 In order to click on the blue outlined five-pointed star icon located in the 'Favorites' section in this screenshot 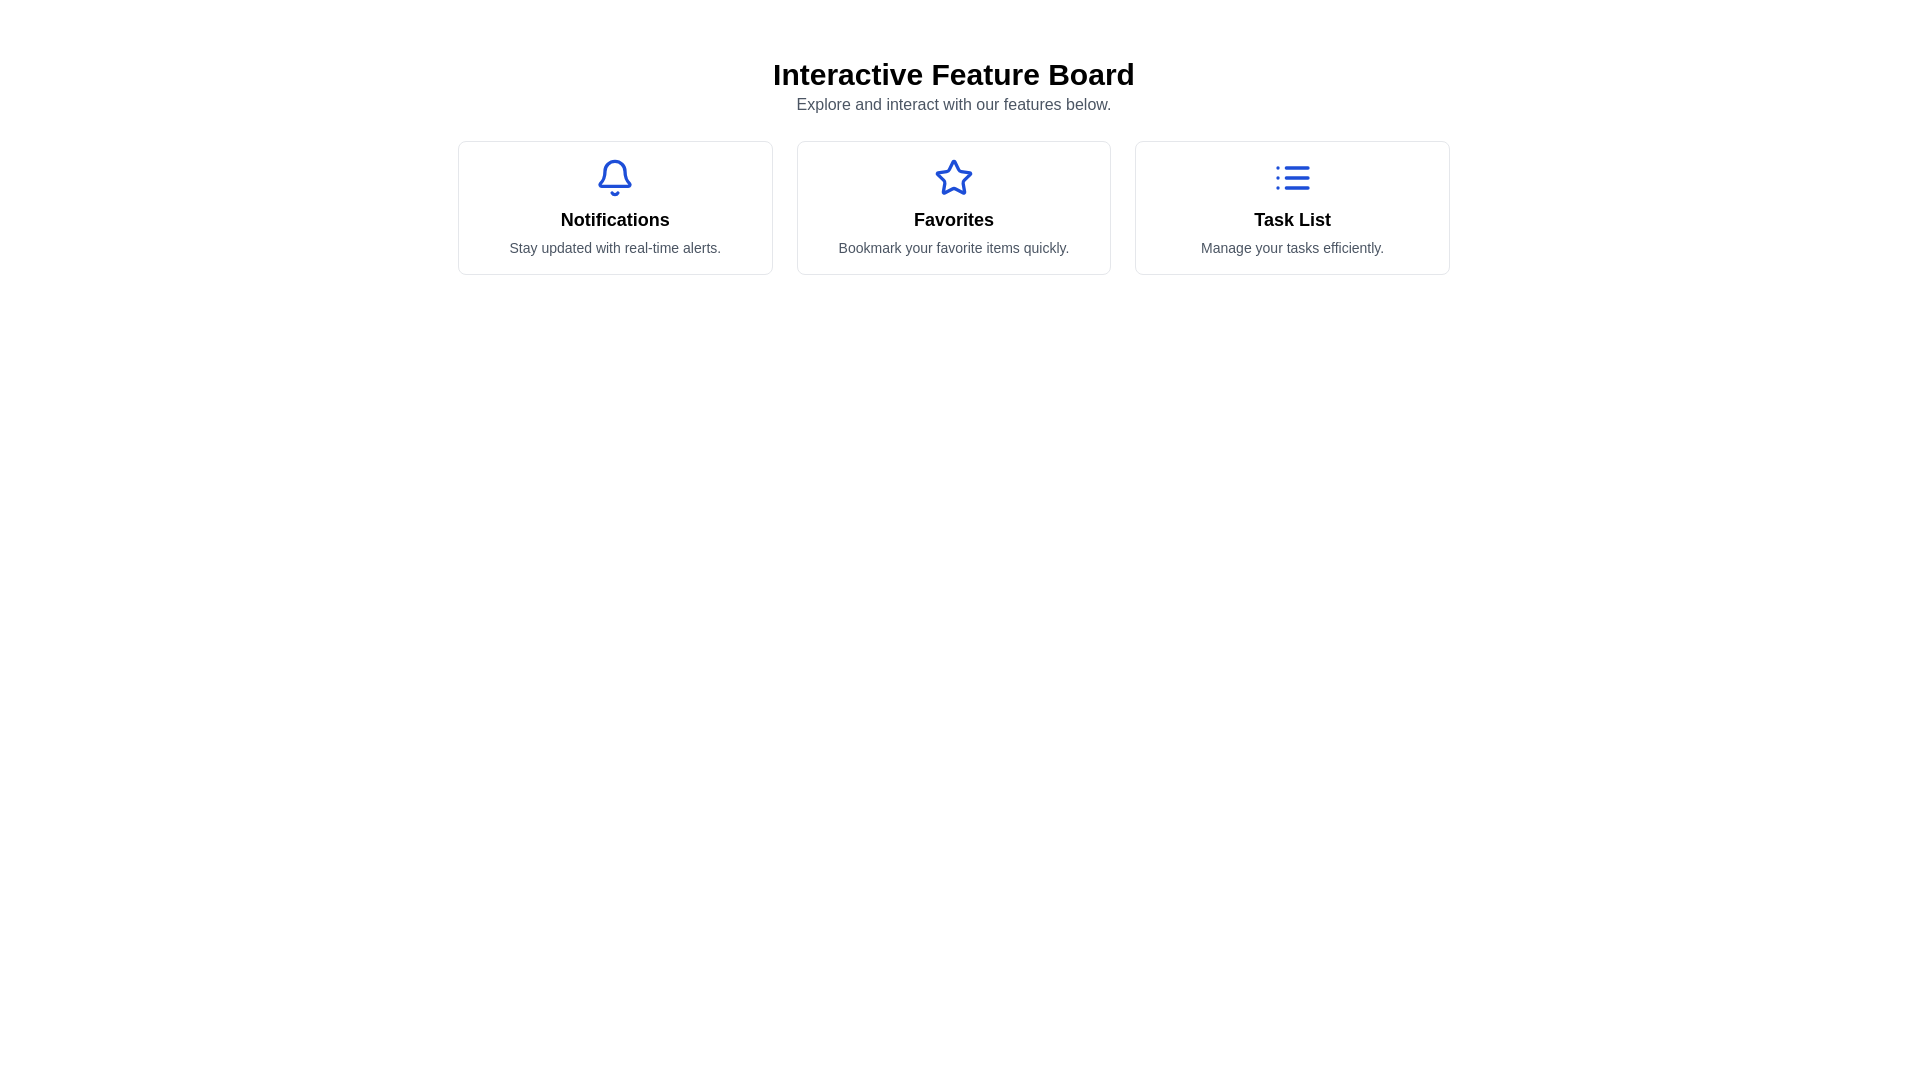, I will do `click(953, 176)`.